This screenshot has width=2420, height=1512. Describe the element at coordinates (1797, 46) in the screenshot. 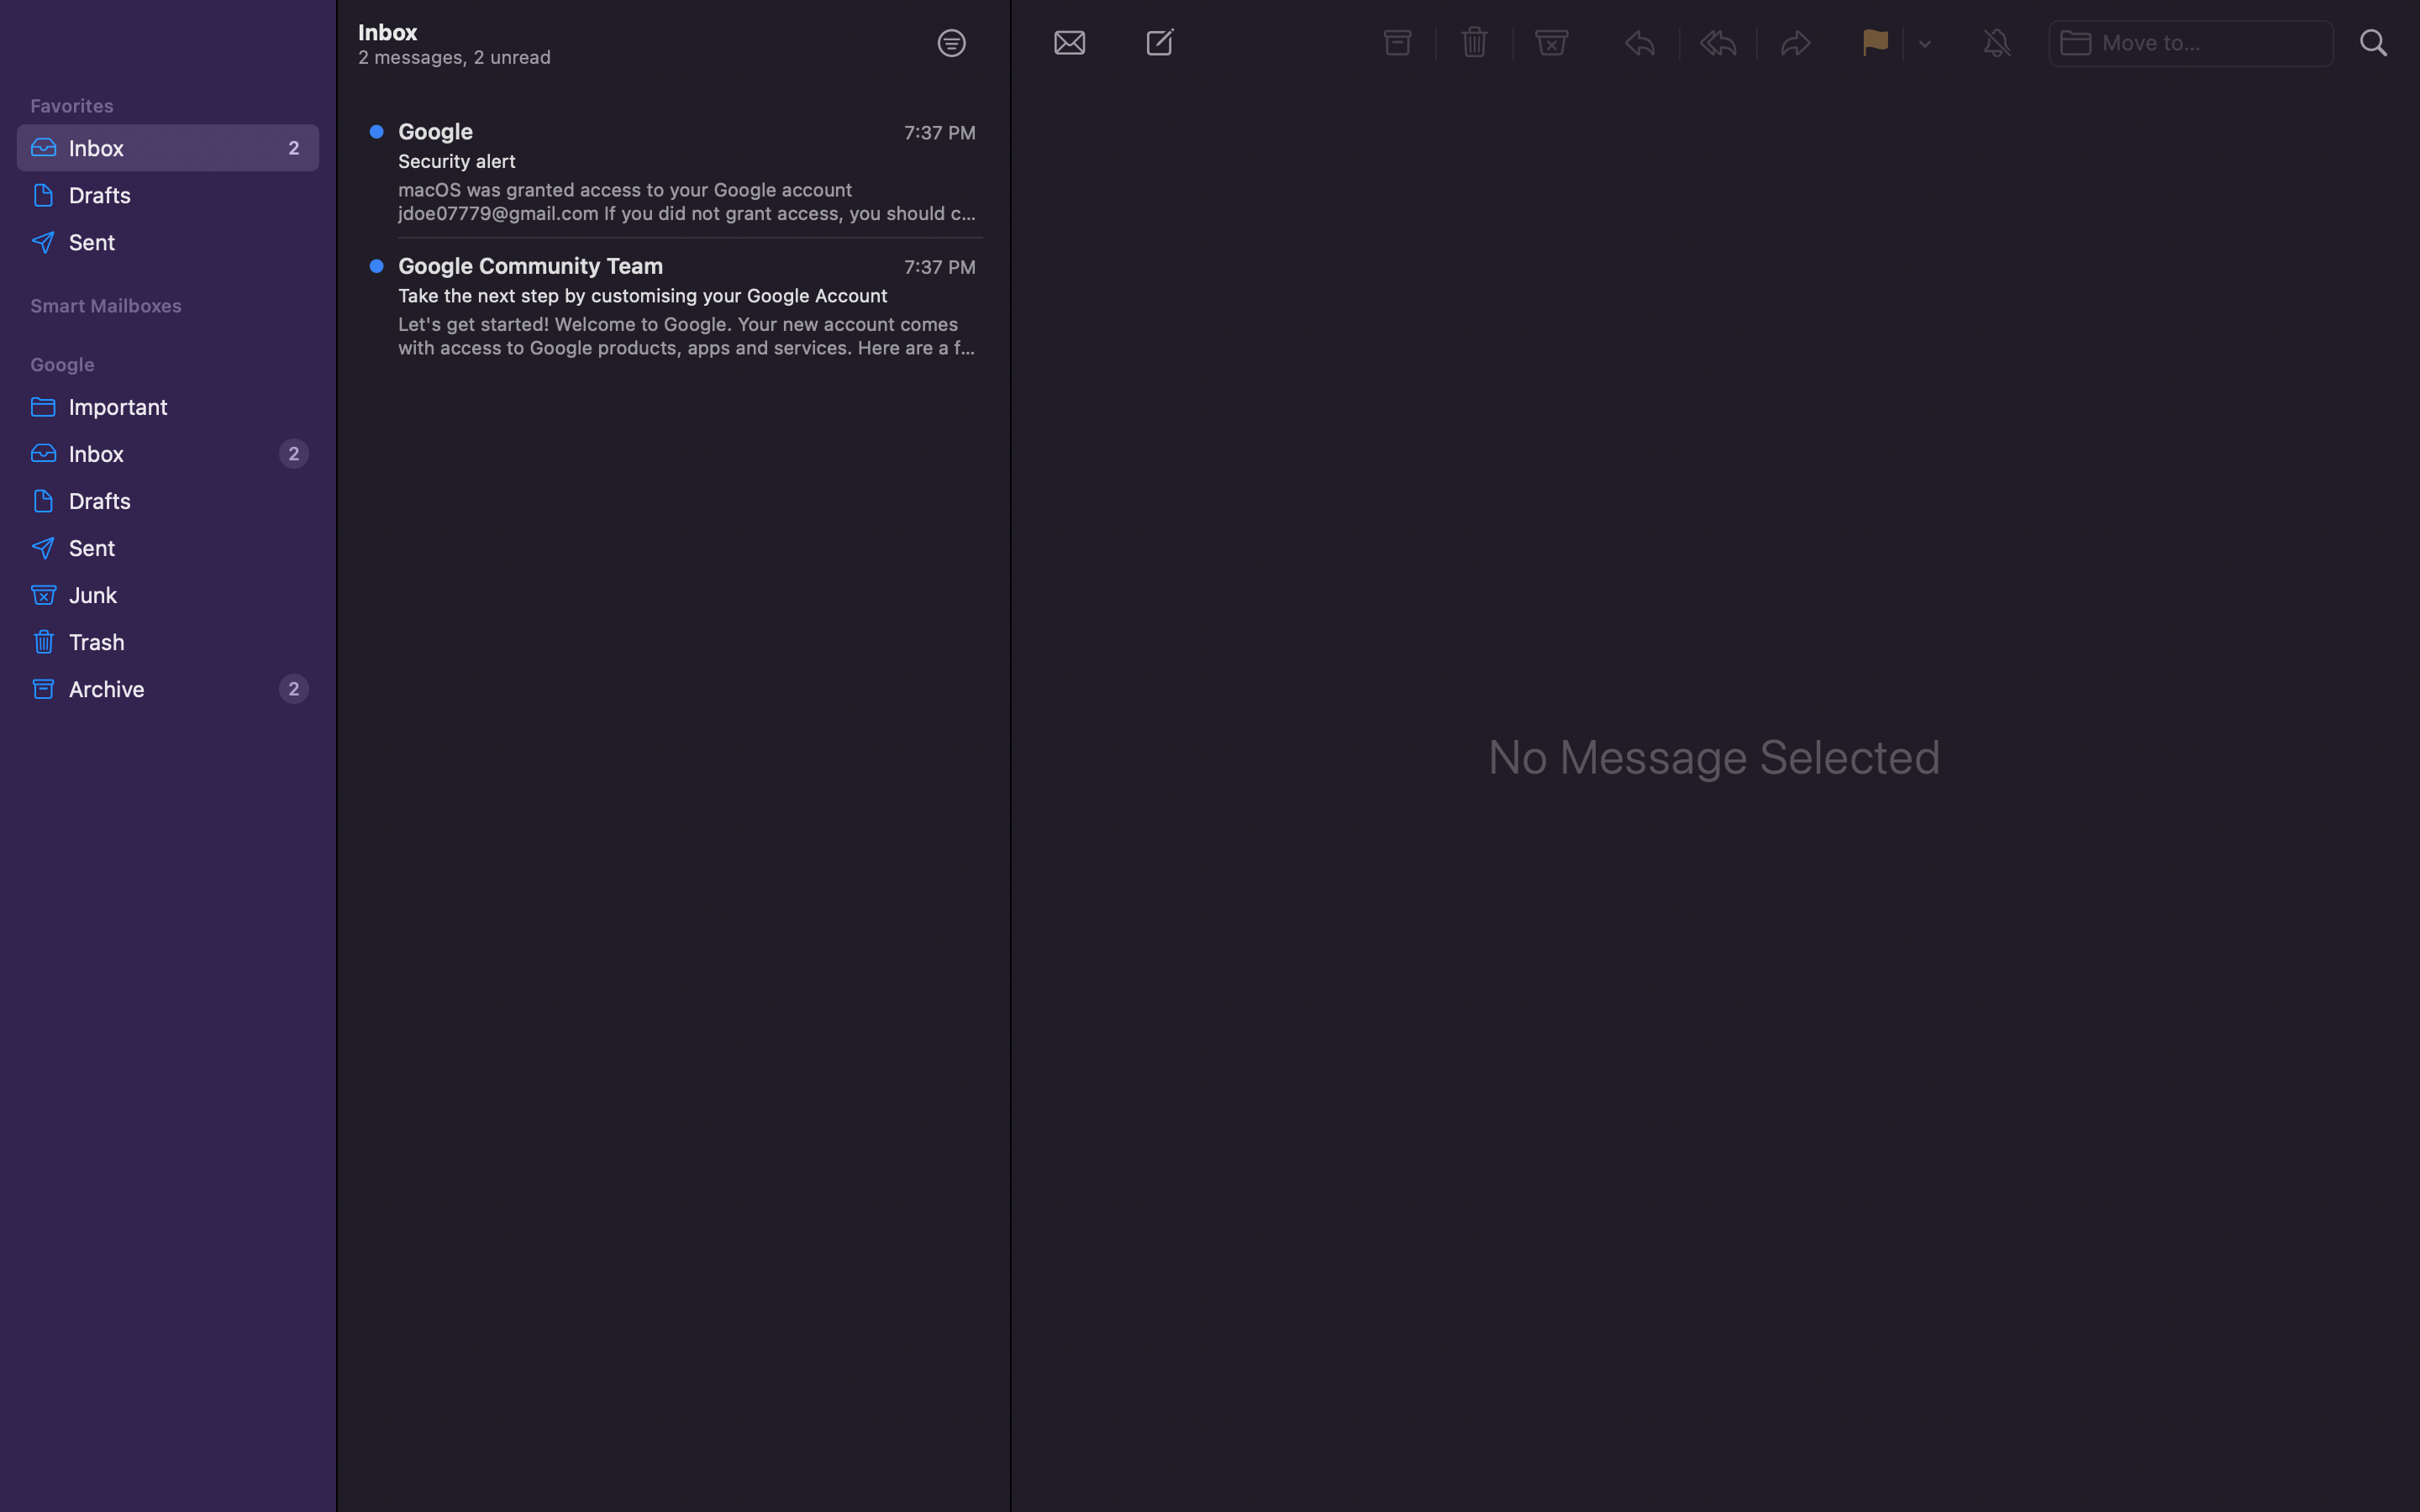

I see `Opt for the forward function for the selected conversation` at that location.